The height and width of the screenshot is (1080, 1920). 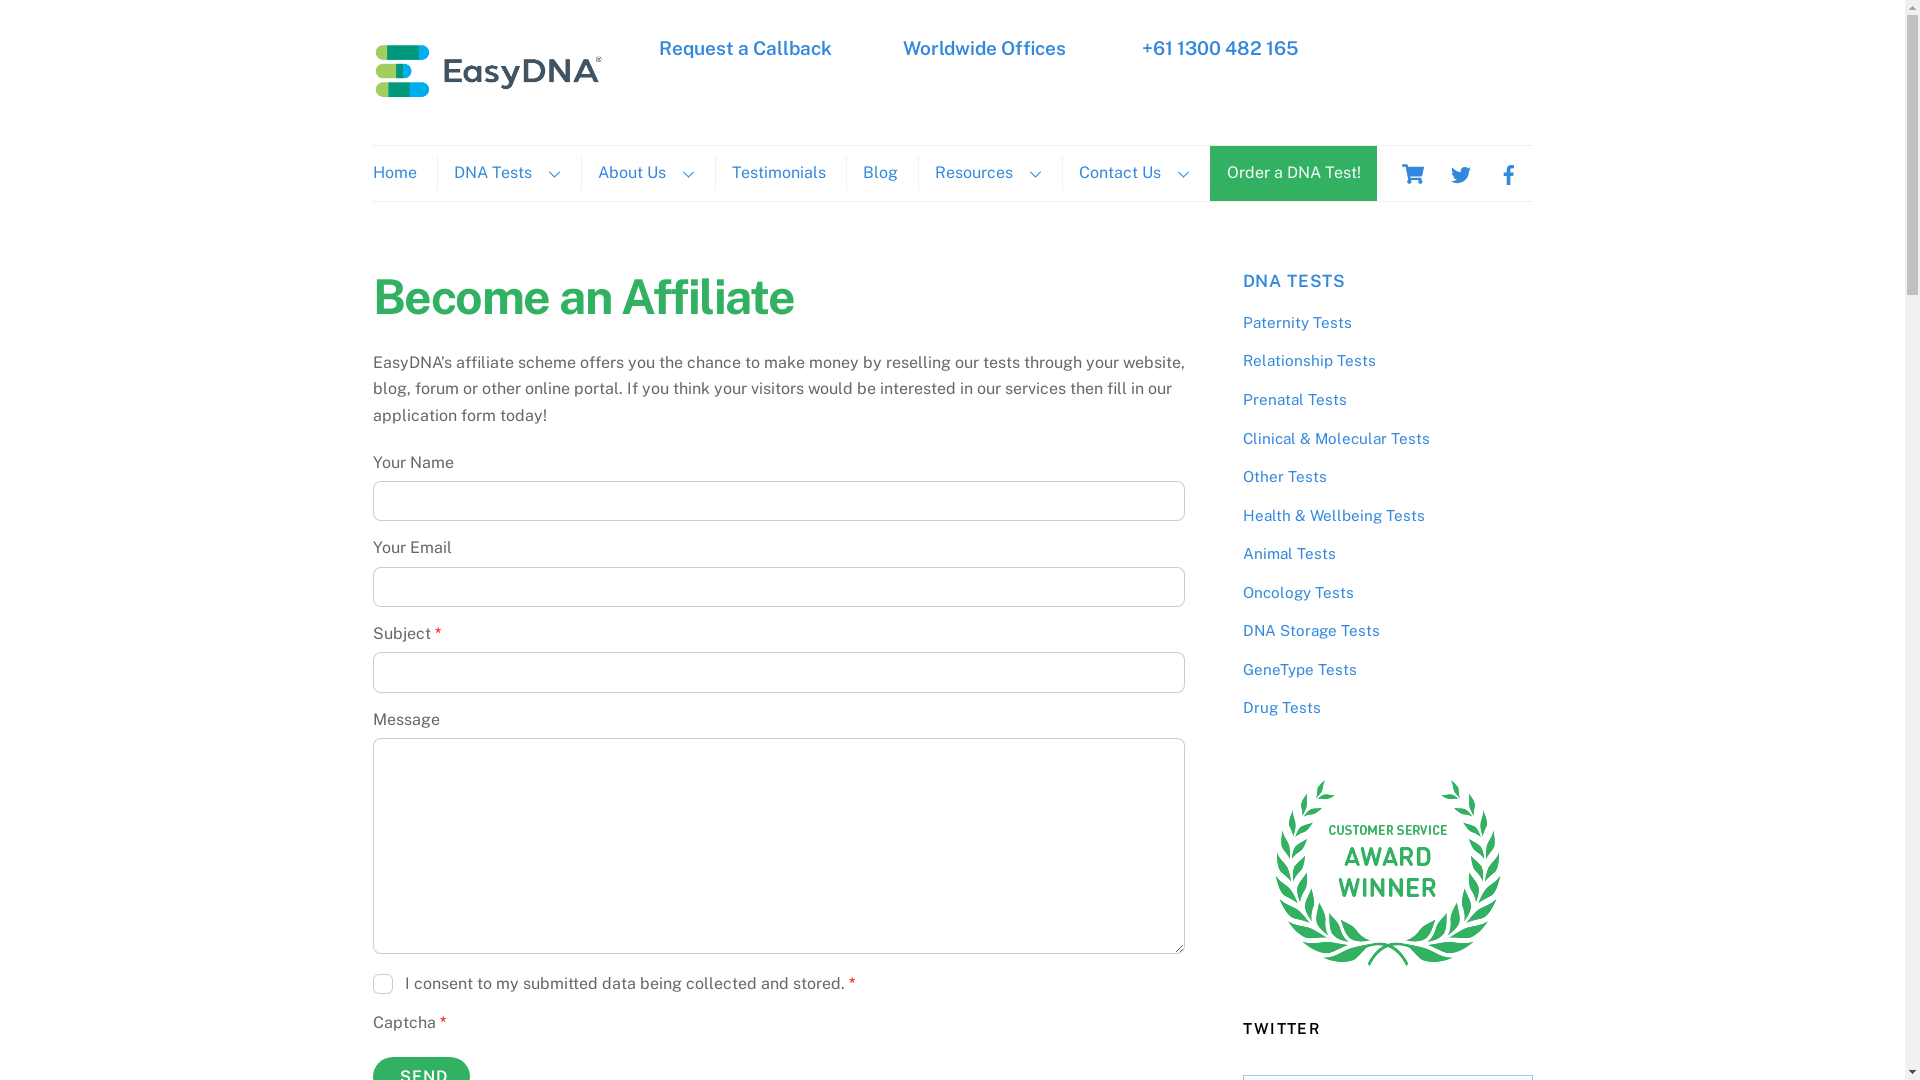 What do you see at coordinates (916, 172) in the screenshot?
I see `'Resources'` at bounding box center [916, 172].